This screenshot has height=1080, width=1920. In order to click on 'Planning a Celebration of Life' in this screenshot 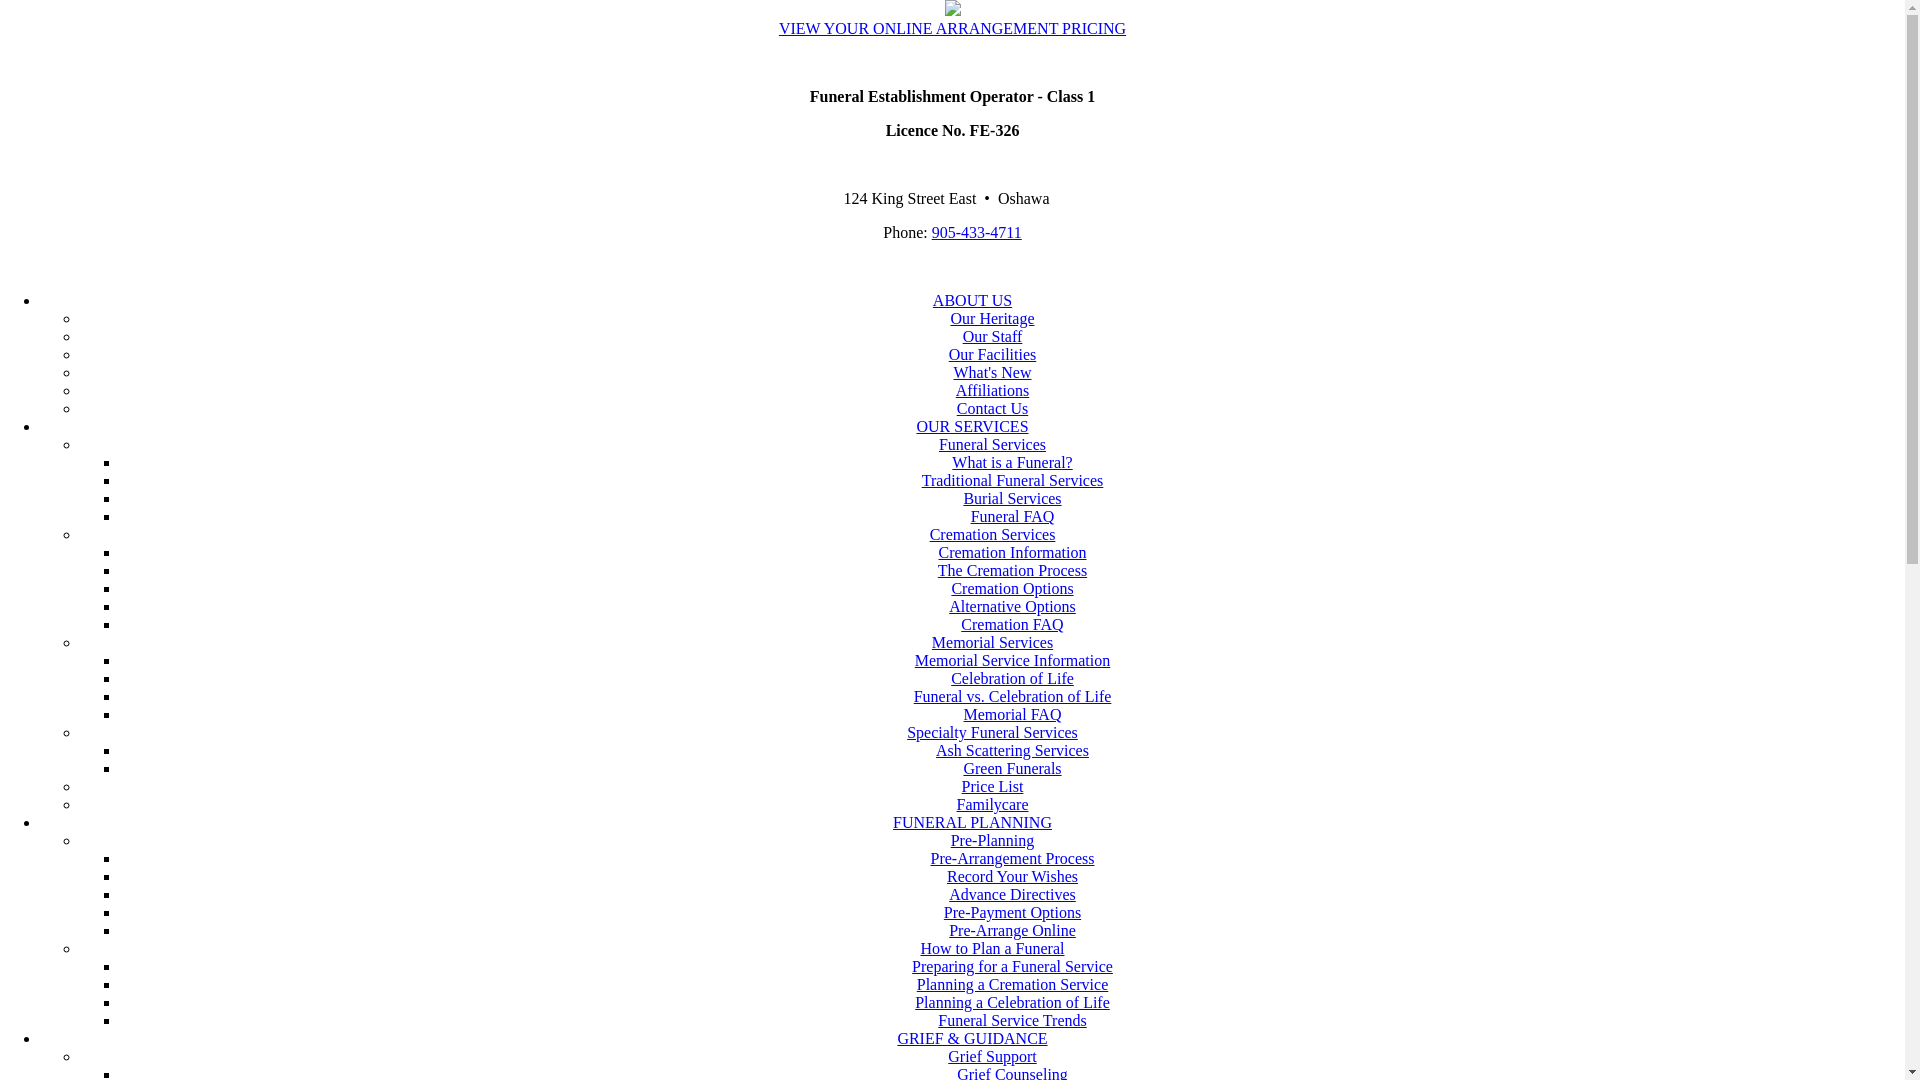, I will do `click(1012, 1002)`.